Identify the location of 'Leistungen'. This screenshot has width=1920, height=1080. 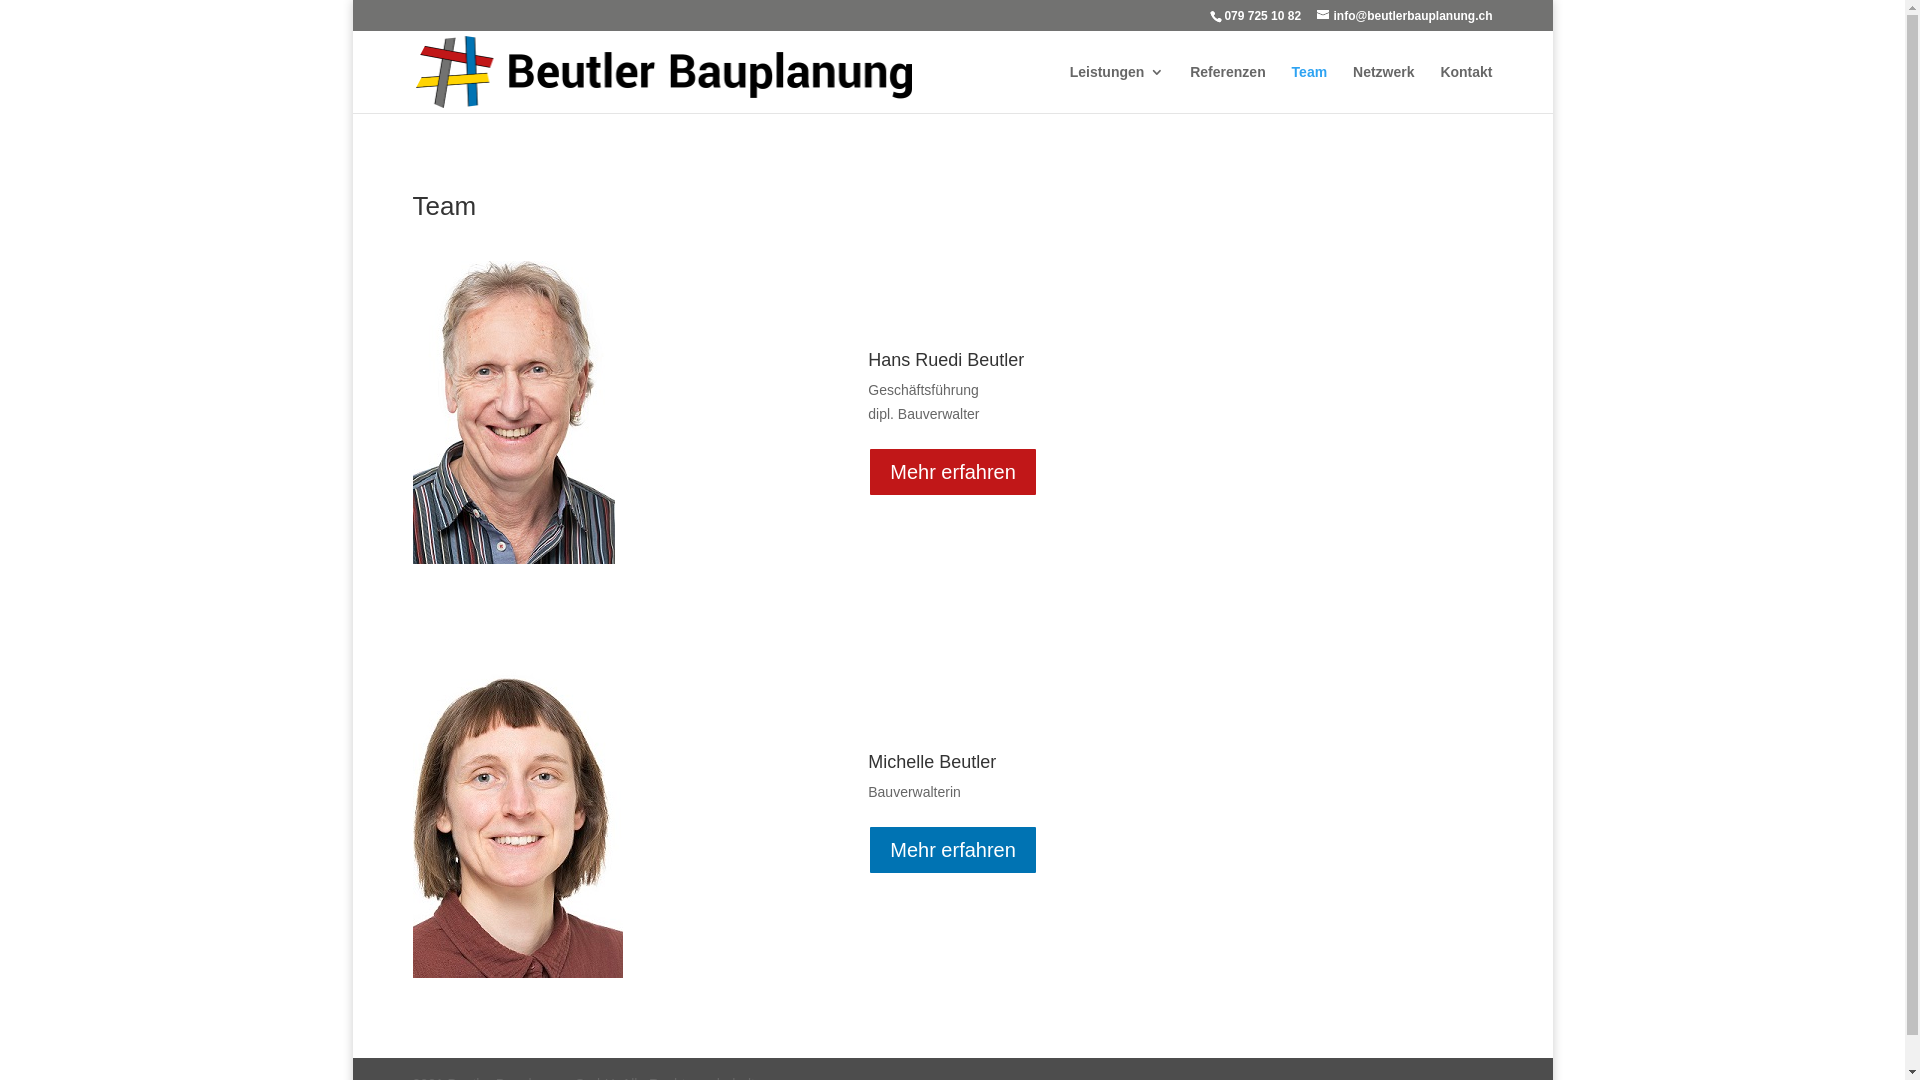
(1069, 87).